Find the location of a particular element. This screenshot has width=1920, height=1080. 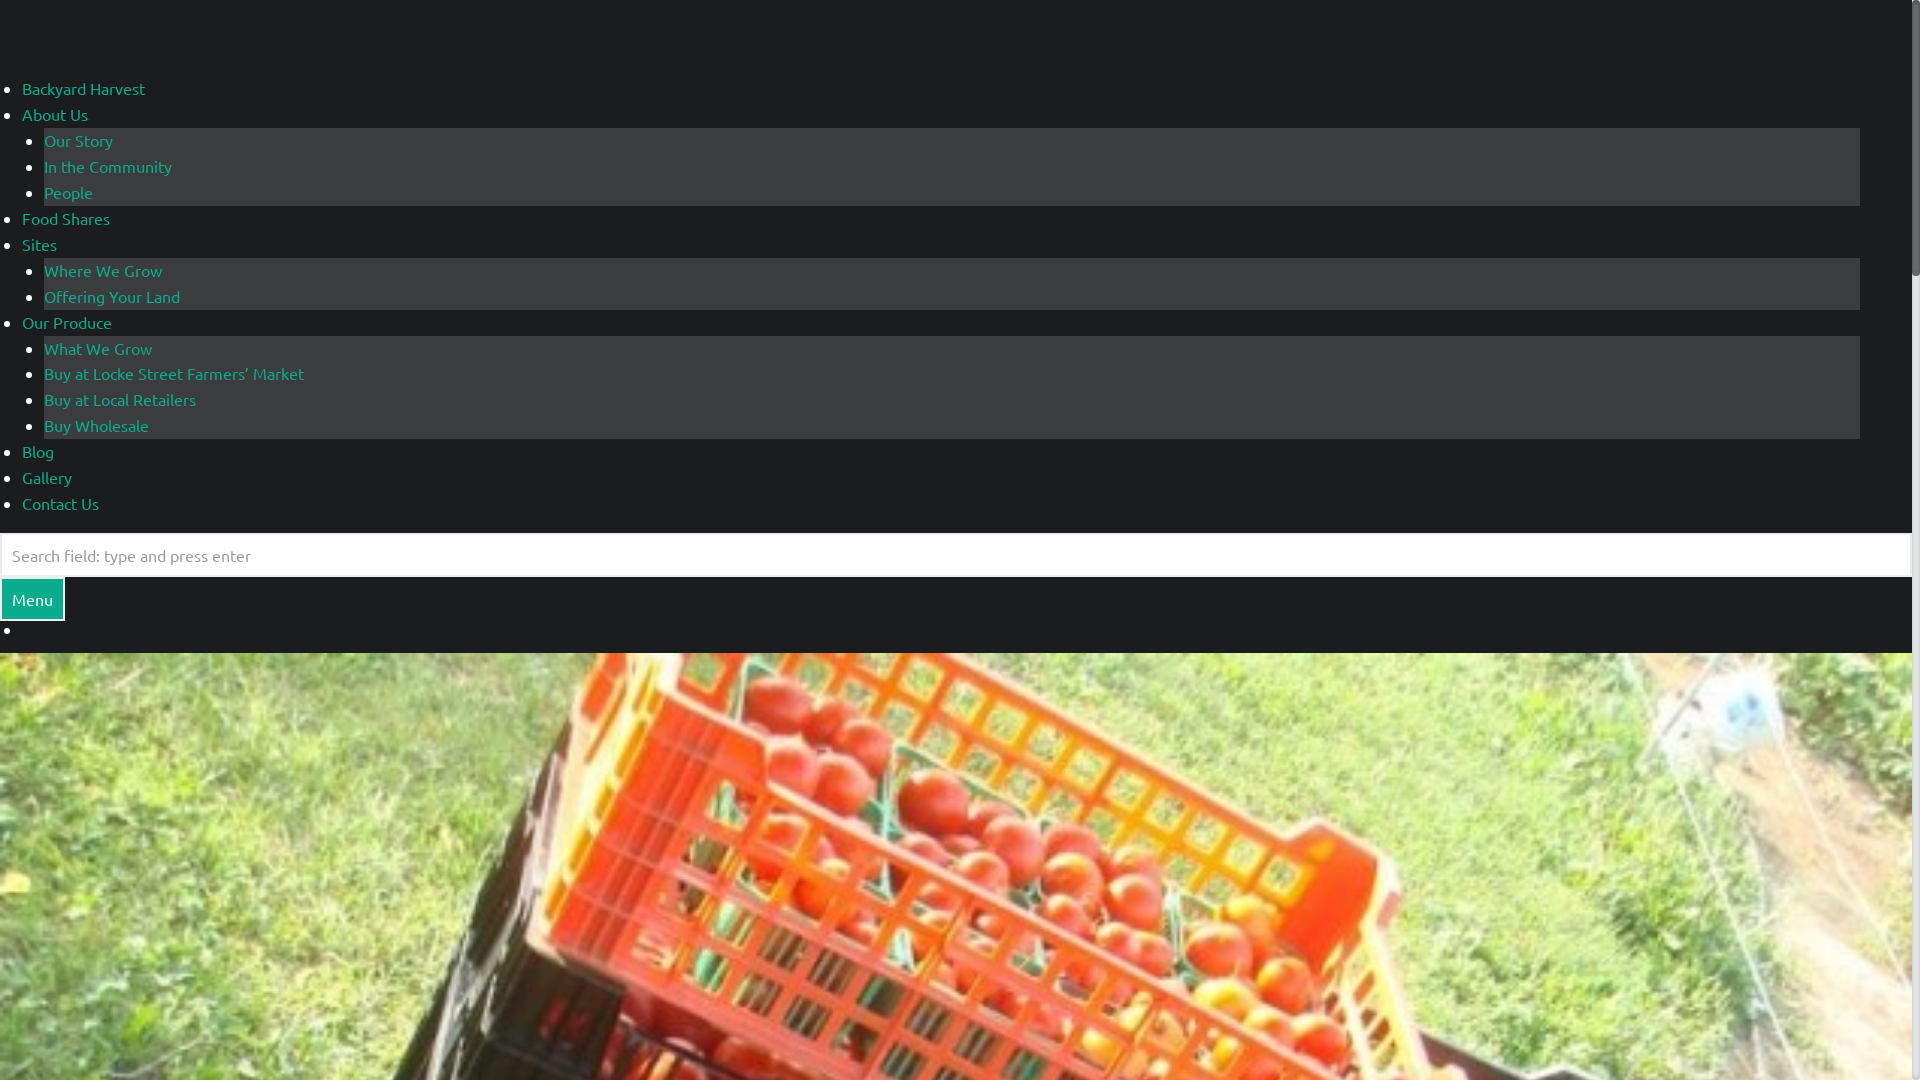

'Buy at Local Retailers' is located at coordinates (119, 398).